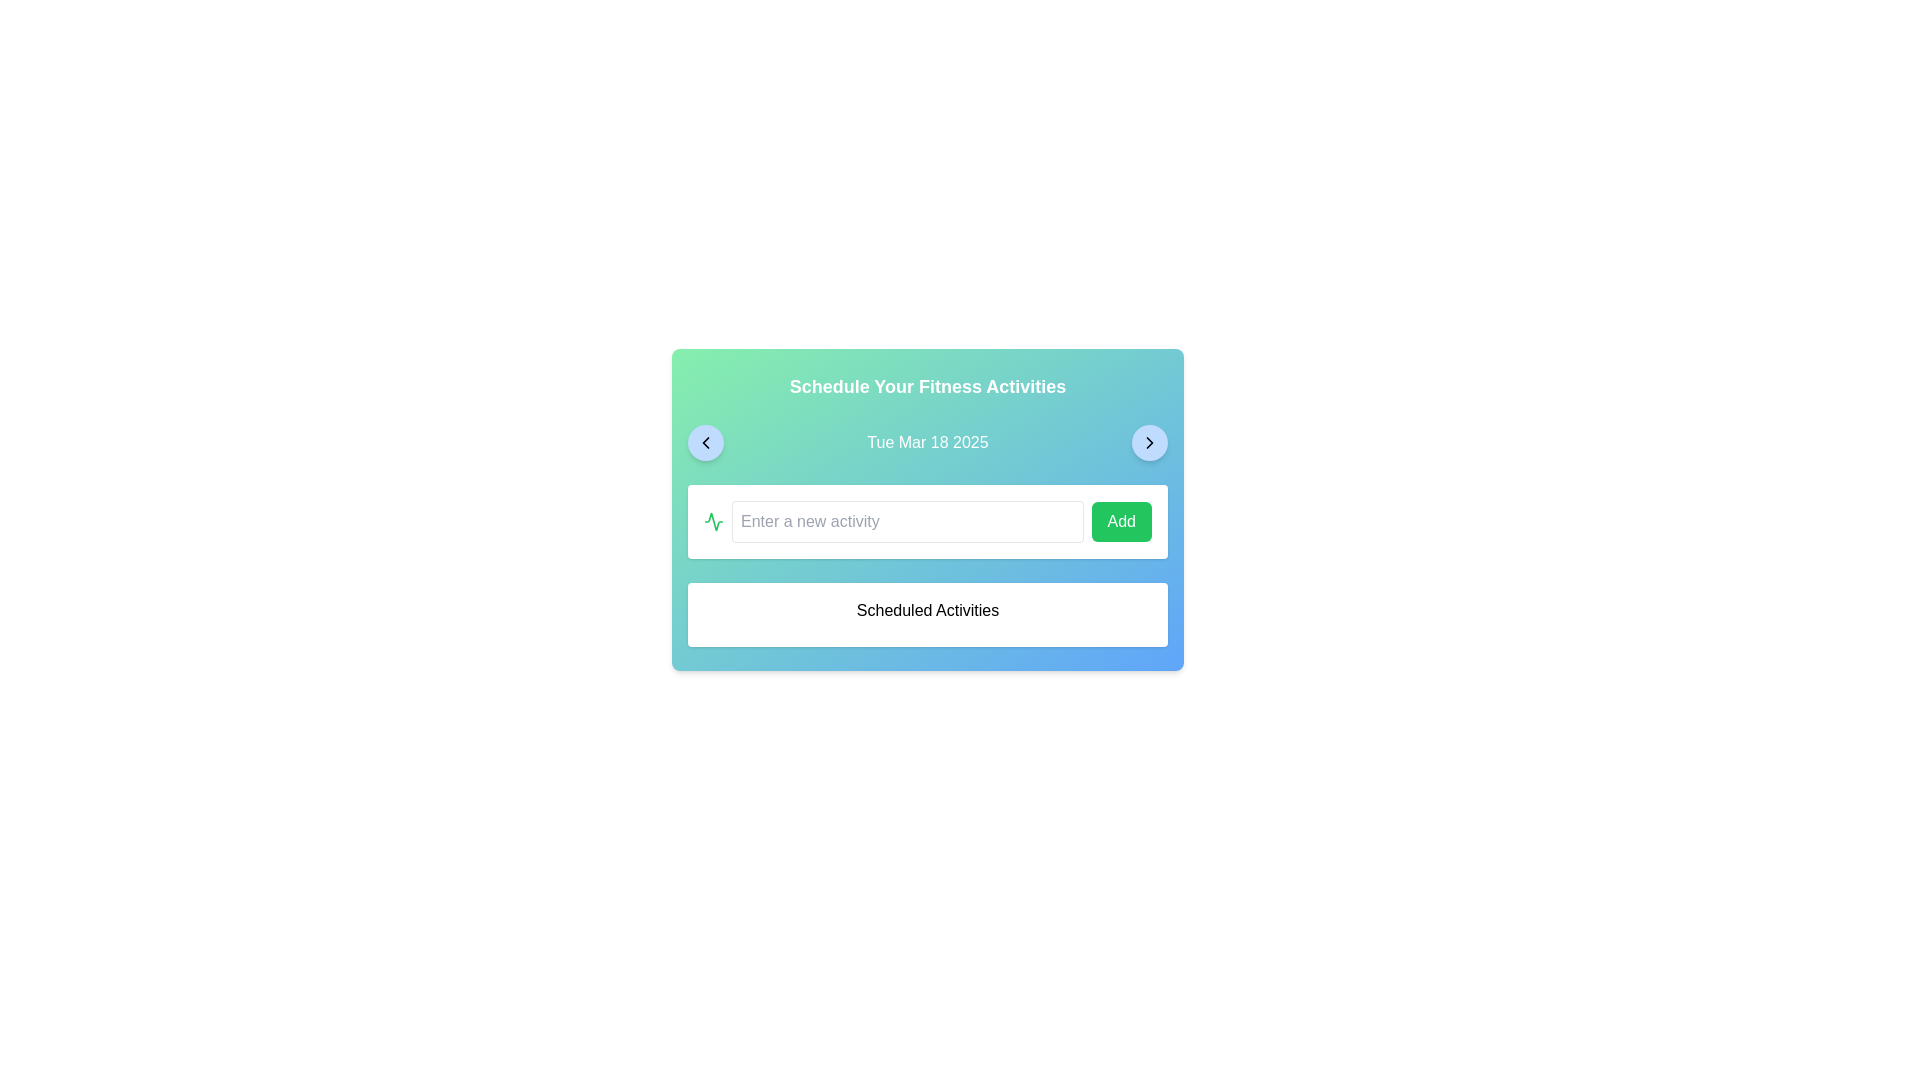 This screenshot has width=1920, height=1080. Describe the element at coordinates (1150, 442) in the screenshot. I see `the right-facing chevron icon, which is part of a circular button on the right side of the interface` at that location.